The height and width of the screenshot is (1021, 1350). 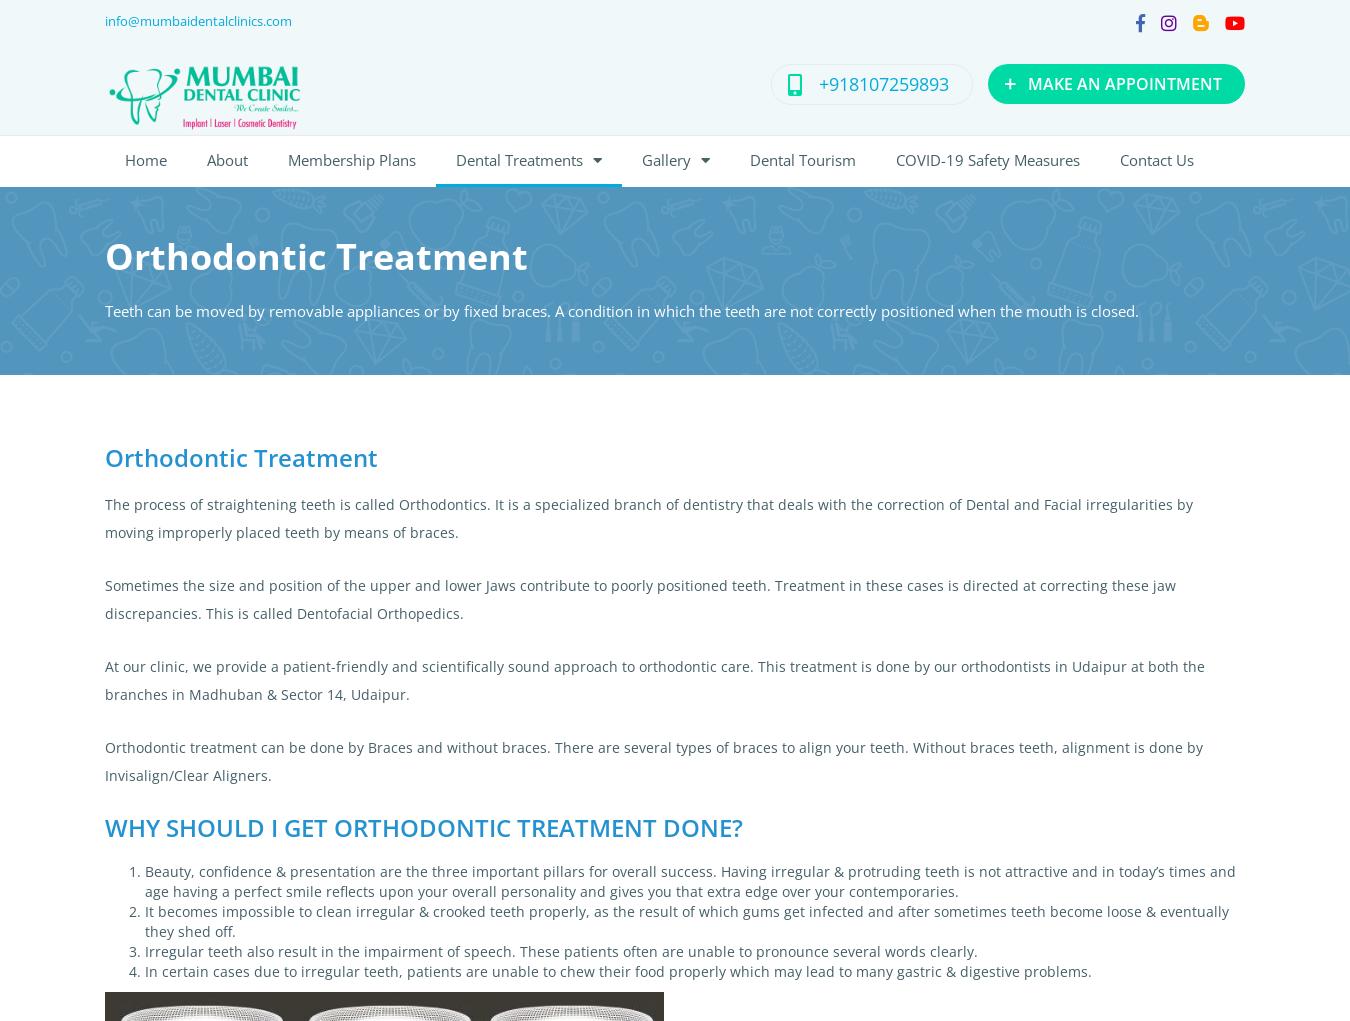 What do you see at coordinates (226, 158) in the screenshot?
I see `'About'` at bounding box center [226, 158].